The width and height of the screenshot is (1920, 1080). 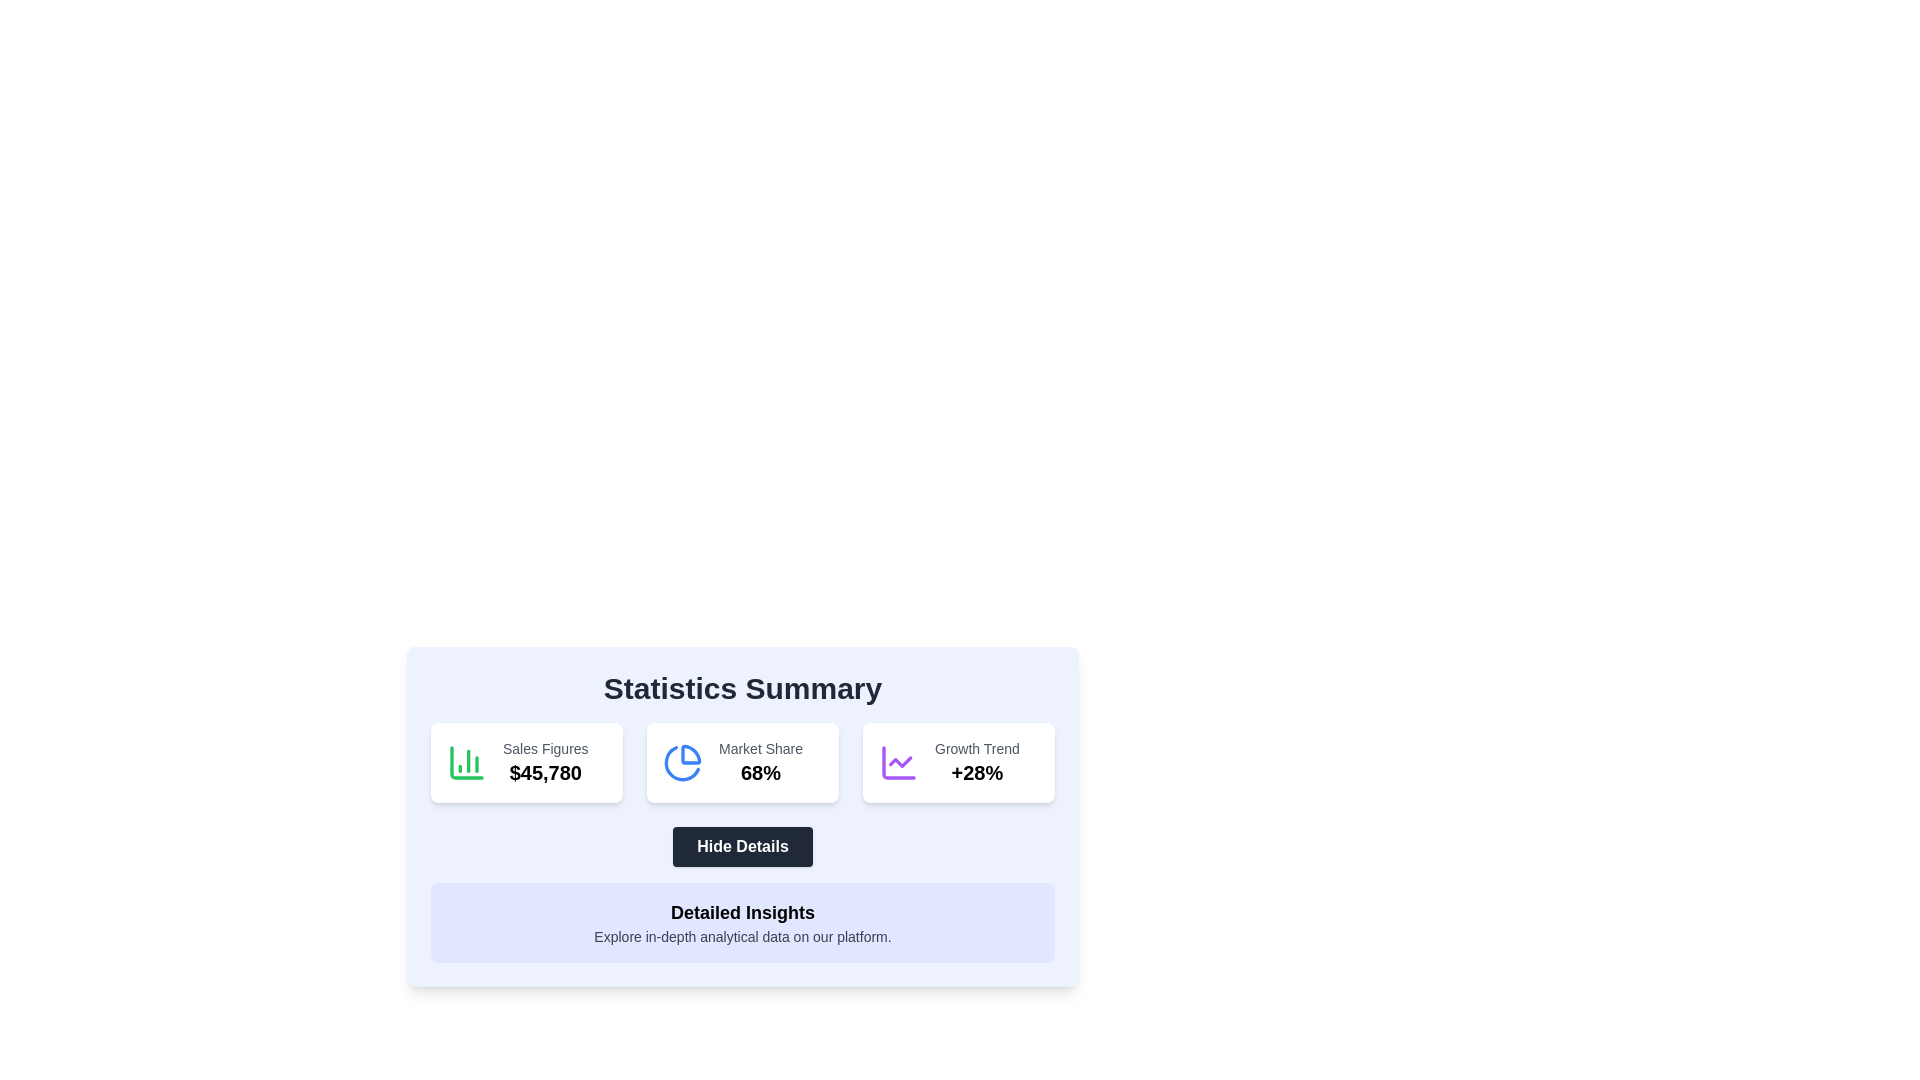 What do you see at coordinates (545, 763) in the screenshot?
I see `the Data Display Component labeled 'Sales Figures' which shows the value '$45,780' if it is interactive` at bounding box center [545, 763].